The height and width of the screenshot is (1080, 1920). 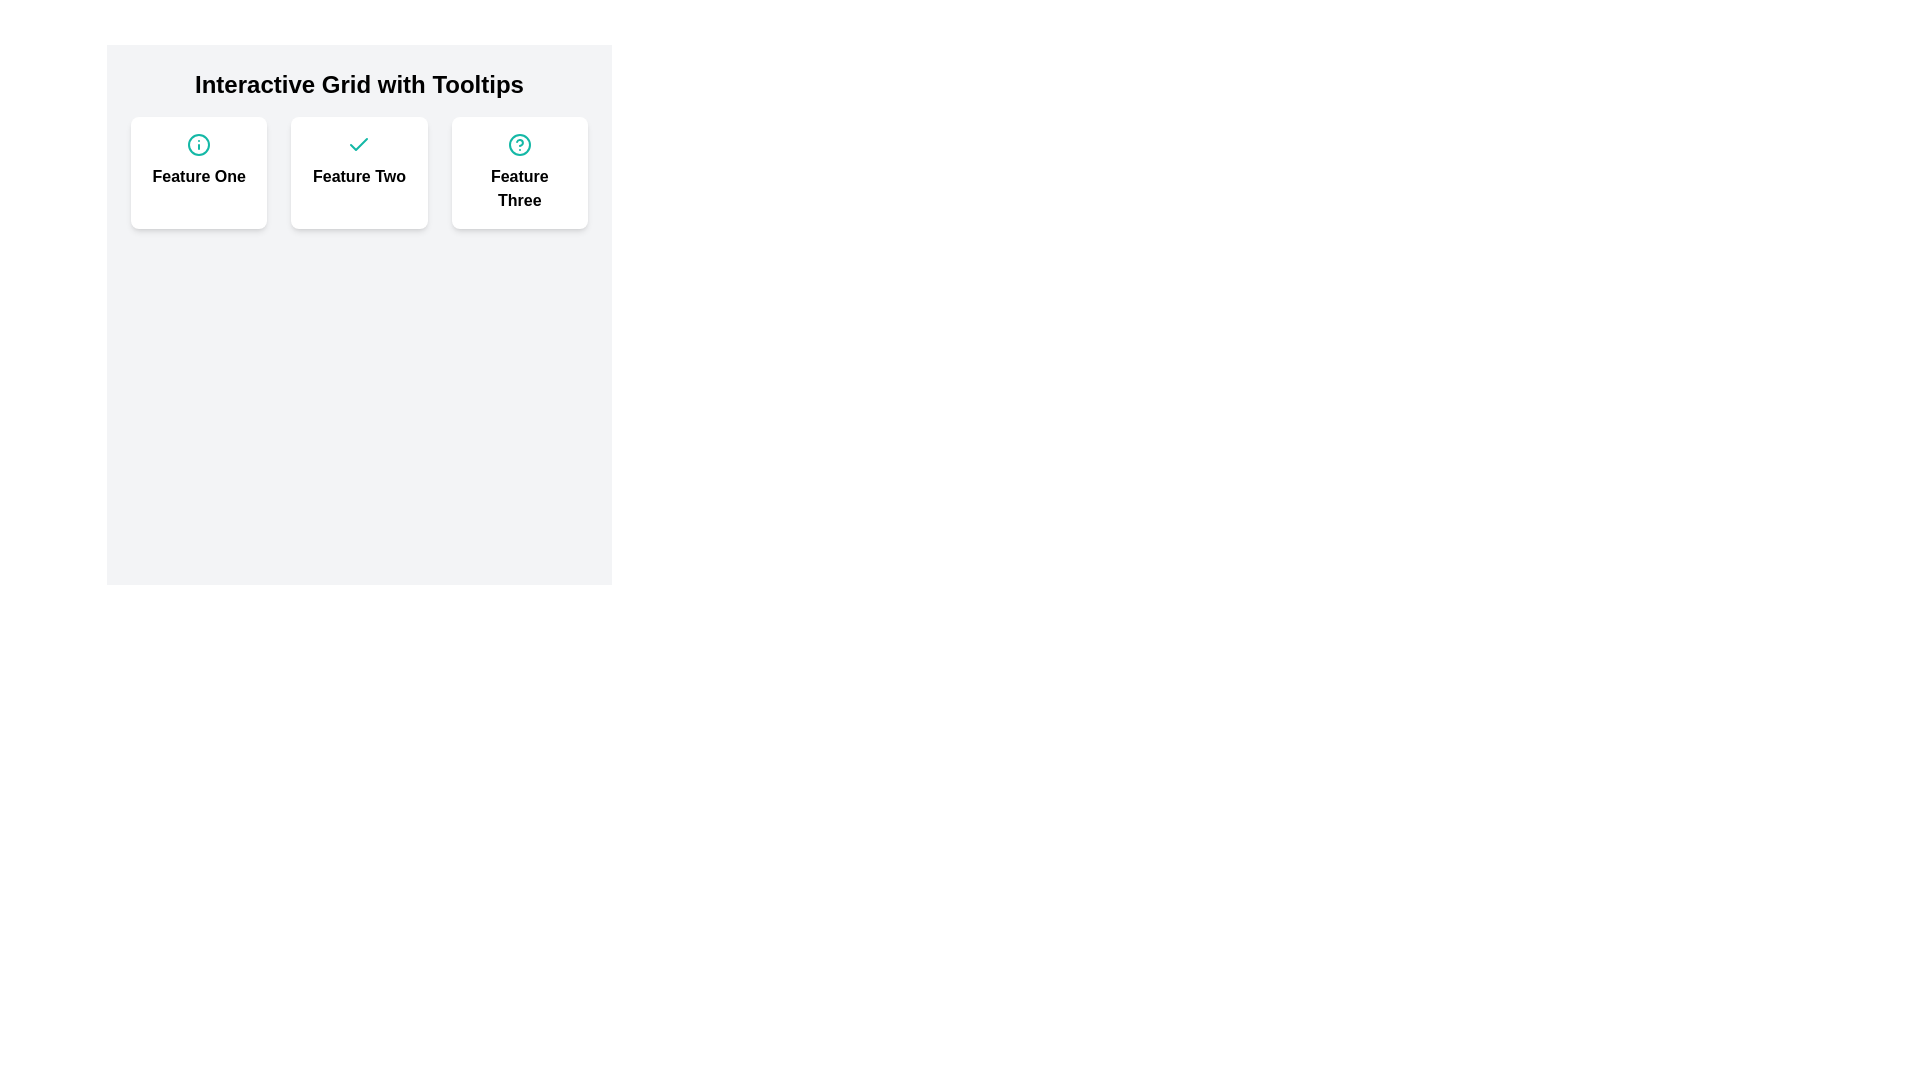 What do you see at coordinates (519, 189) in the screenshot?
I see `the text label displaying 'Feature Three', which is bold and centered within the third card` at bounding box center [519, 189].